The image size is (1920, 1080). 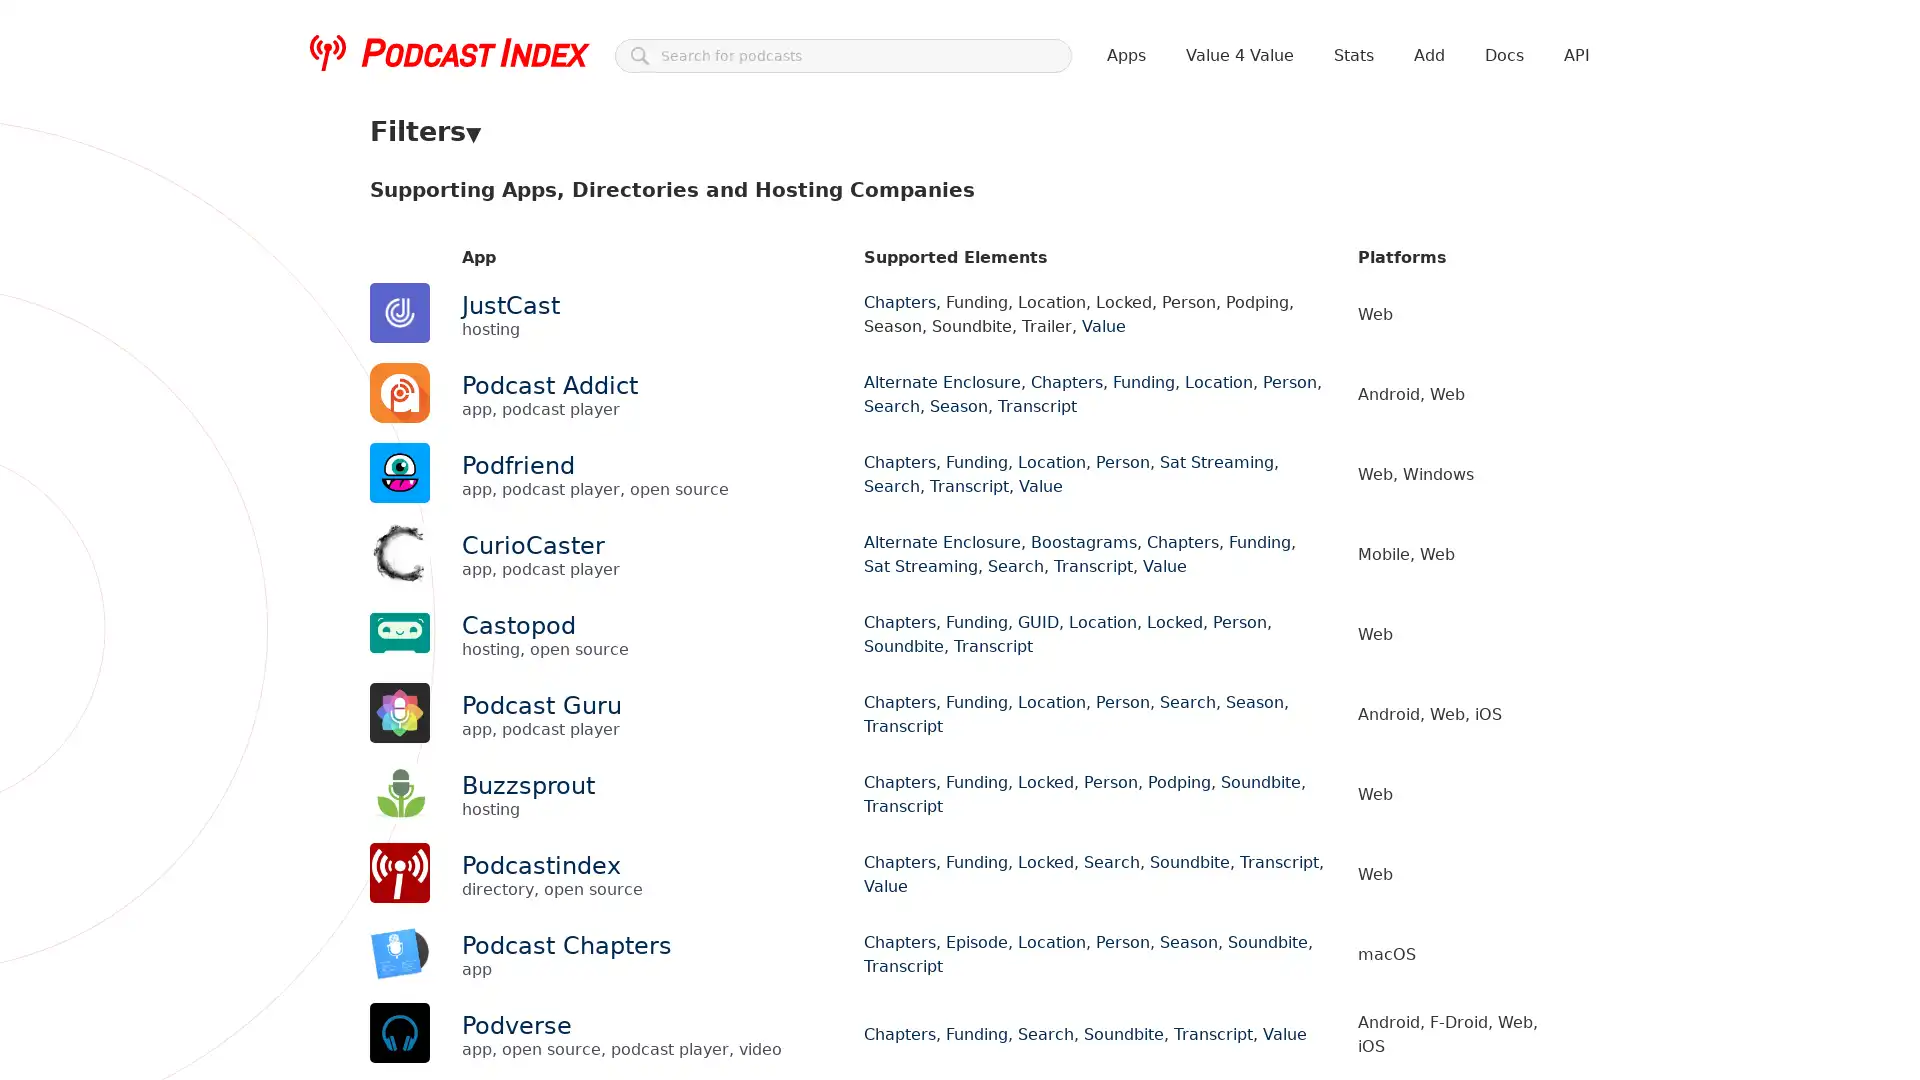 I want to click on Transcript, so click(x=907, y=340).